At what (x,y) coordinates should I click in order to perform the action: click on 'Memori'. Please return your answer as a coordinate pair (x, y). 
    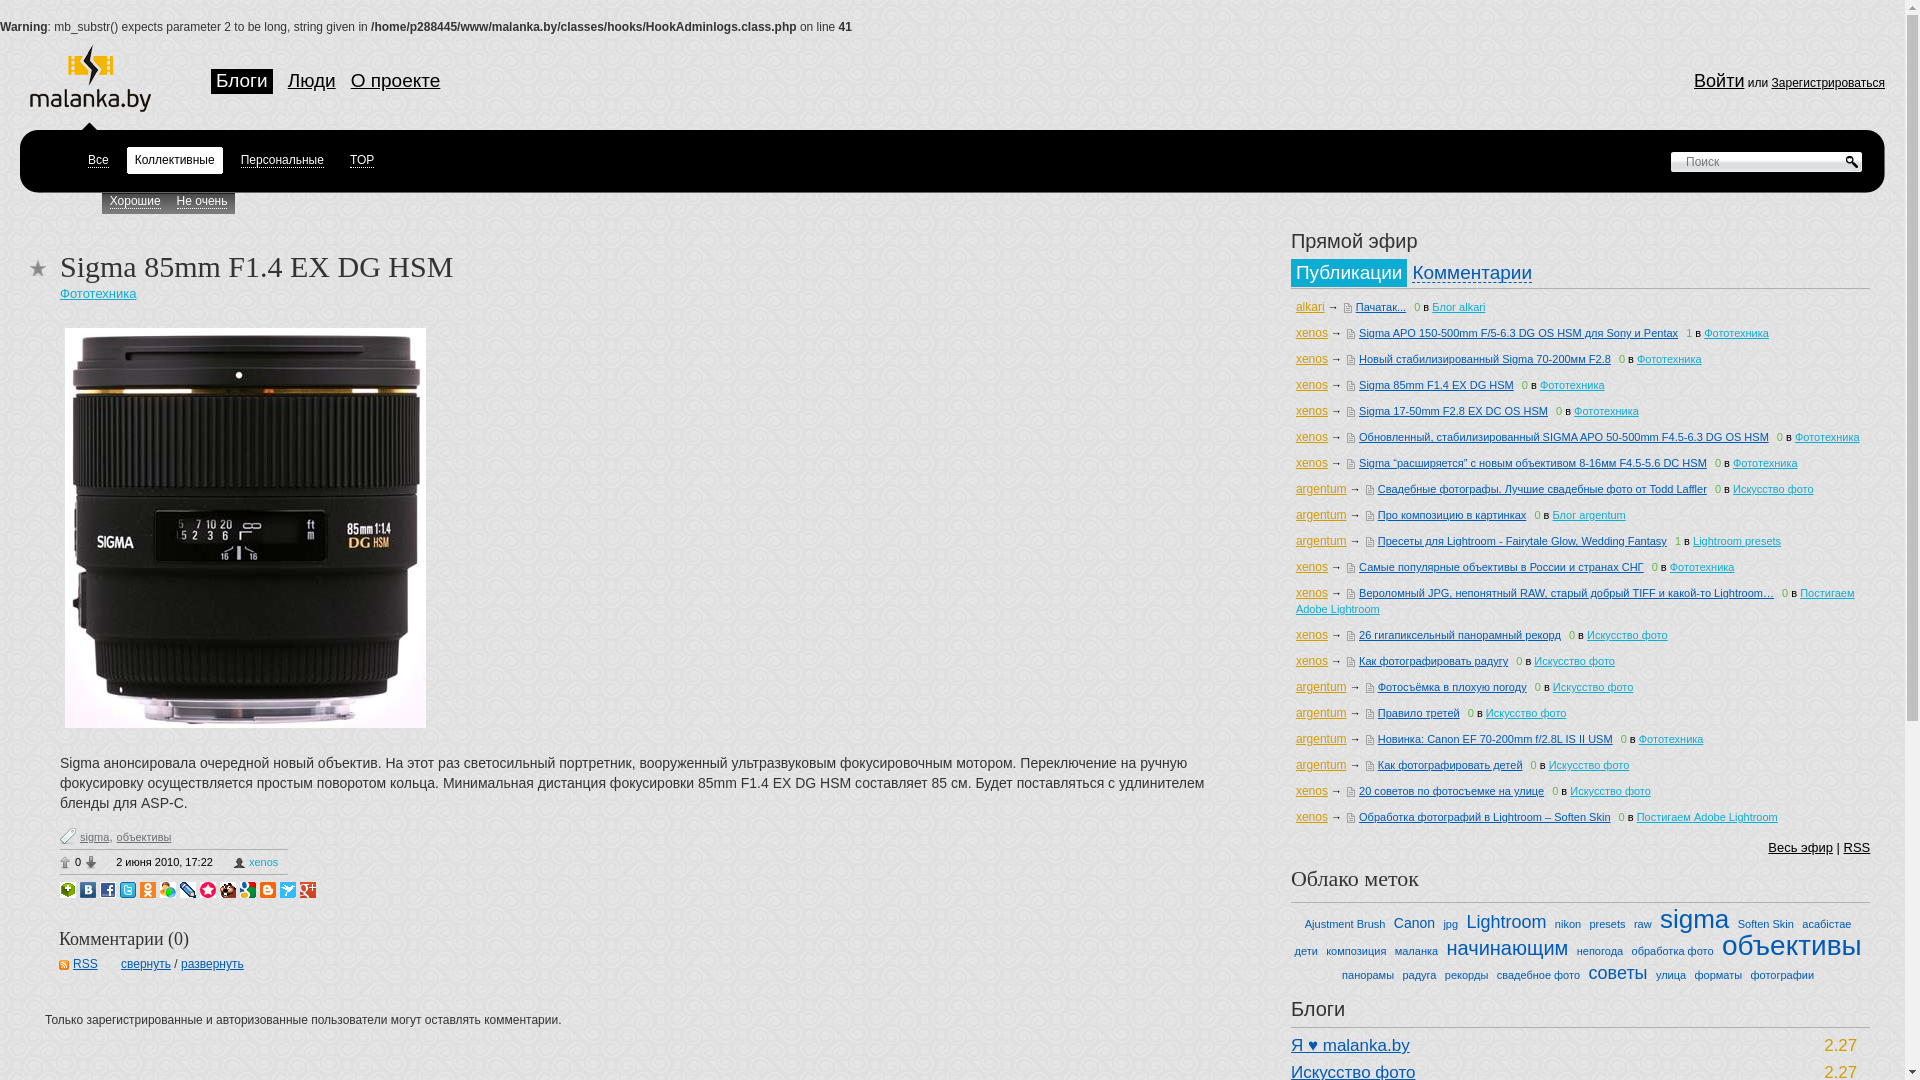
    Looking at the image, I should click on (200, 889).